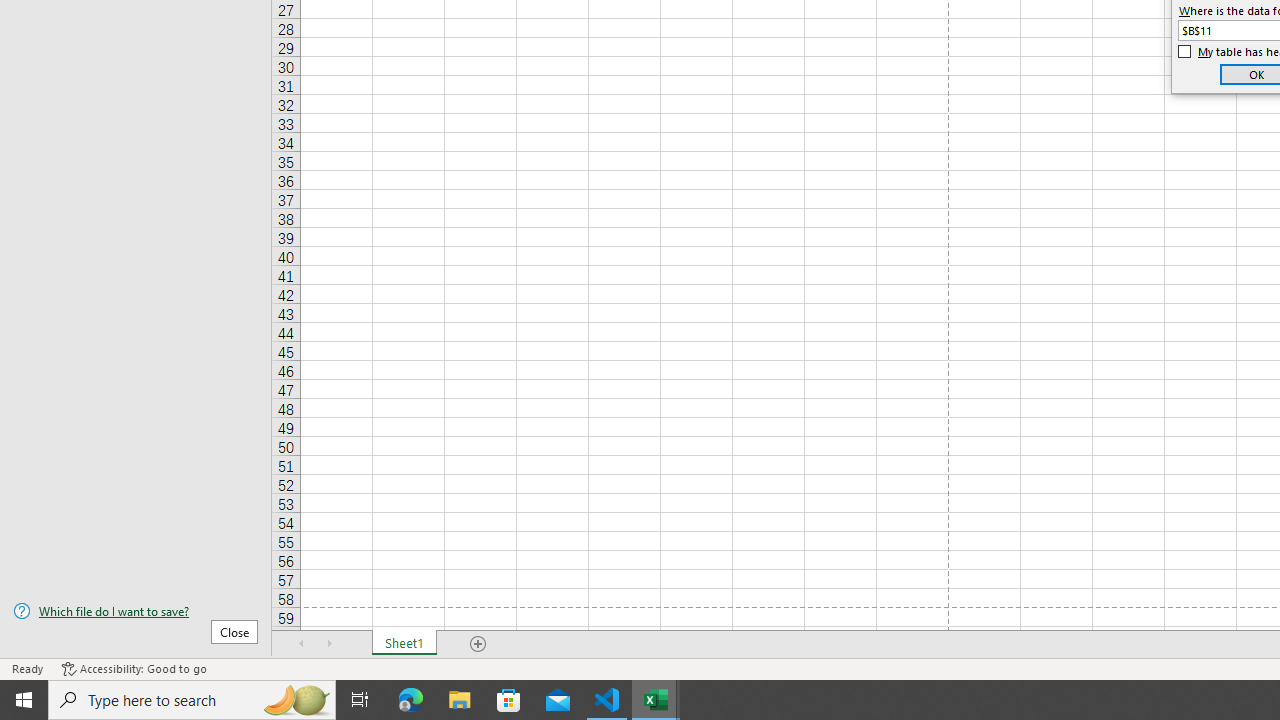 The height and width of the screenshot is (720, 1280). What do you see at coordinates (135, 610) in the screenshot?
I see `'Which file do I want to save?'` at bounding box center [135, 610].